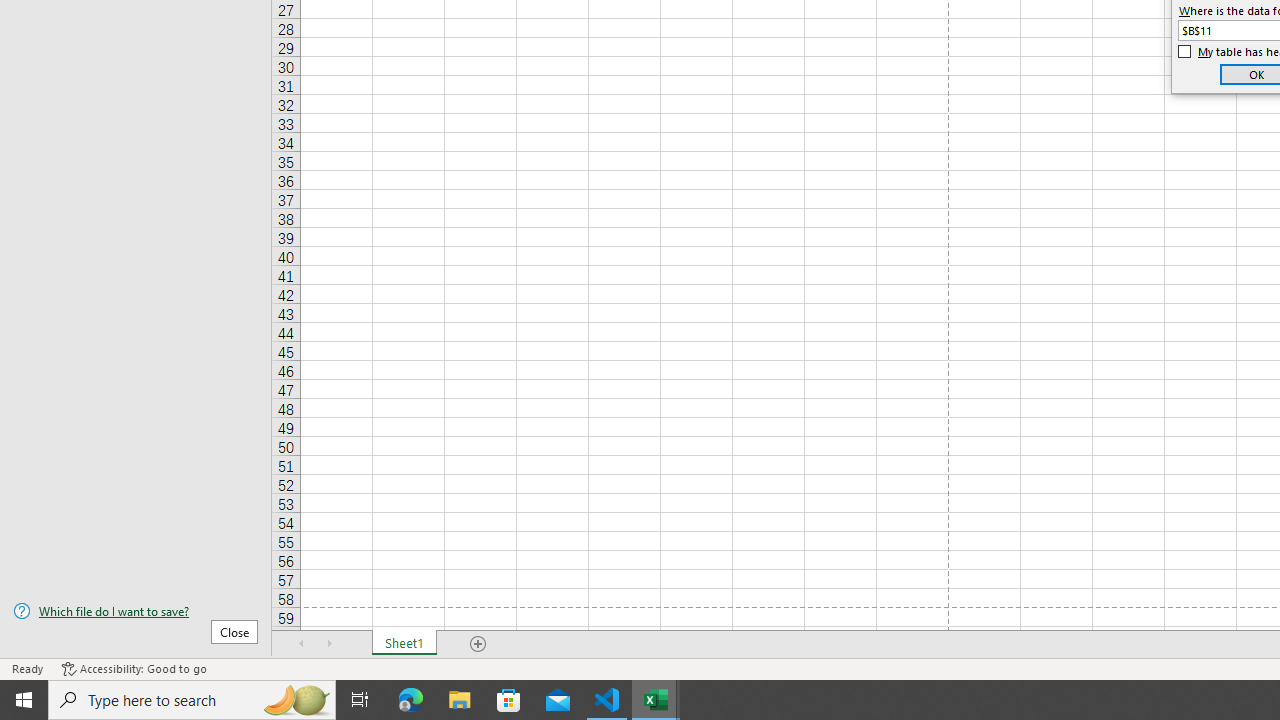 The height and width of the screenshot is (720, 1280). What do you see at coordinates (135, 610) in the screenshot?
I see `'Which file do I want to save?'` at bounding box center [135, 610].